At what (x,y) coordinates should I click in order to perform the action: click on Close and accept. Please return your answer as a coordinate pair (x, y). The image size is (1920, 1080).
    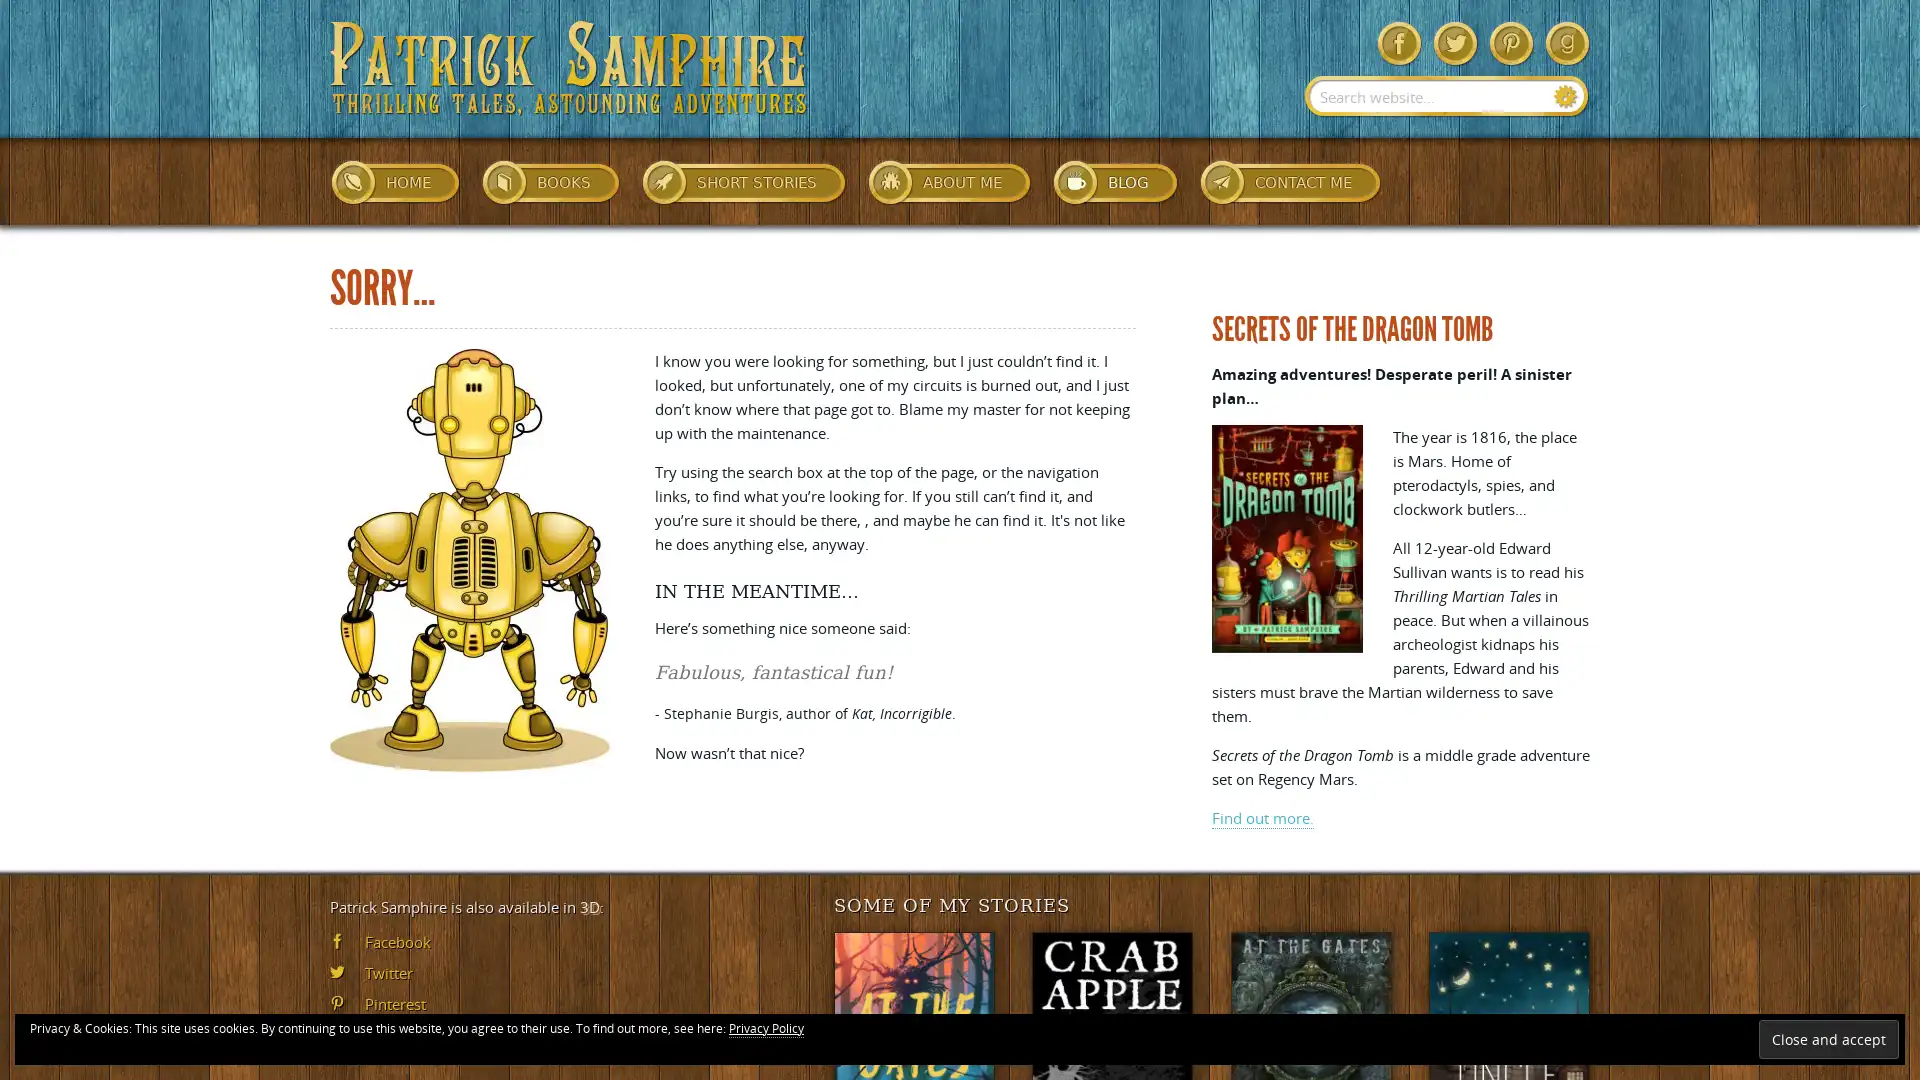
    Looking at the image, I should click on (1828, 1038).